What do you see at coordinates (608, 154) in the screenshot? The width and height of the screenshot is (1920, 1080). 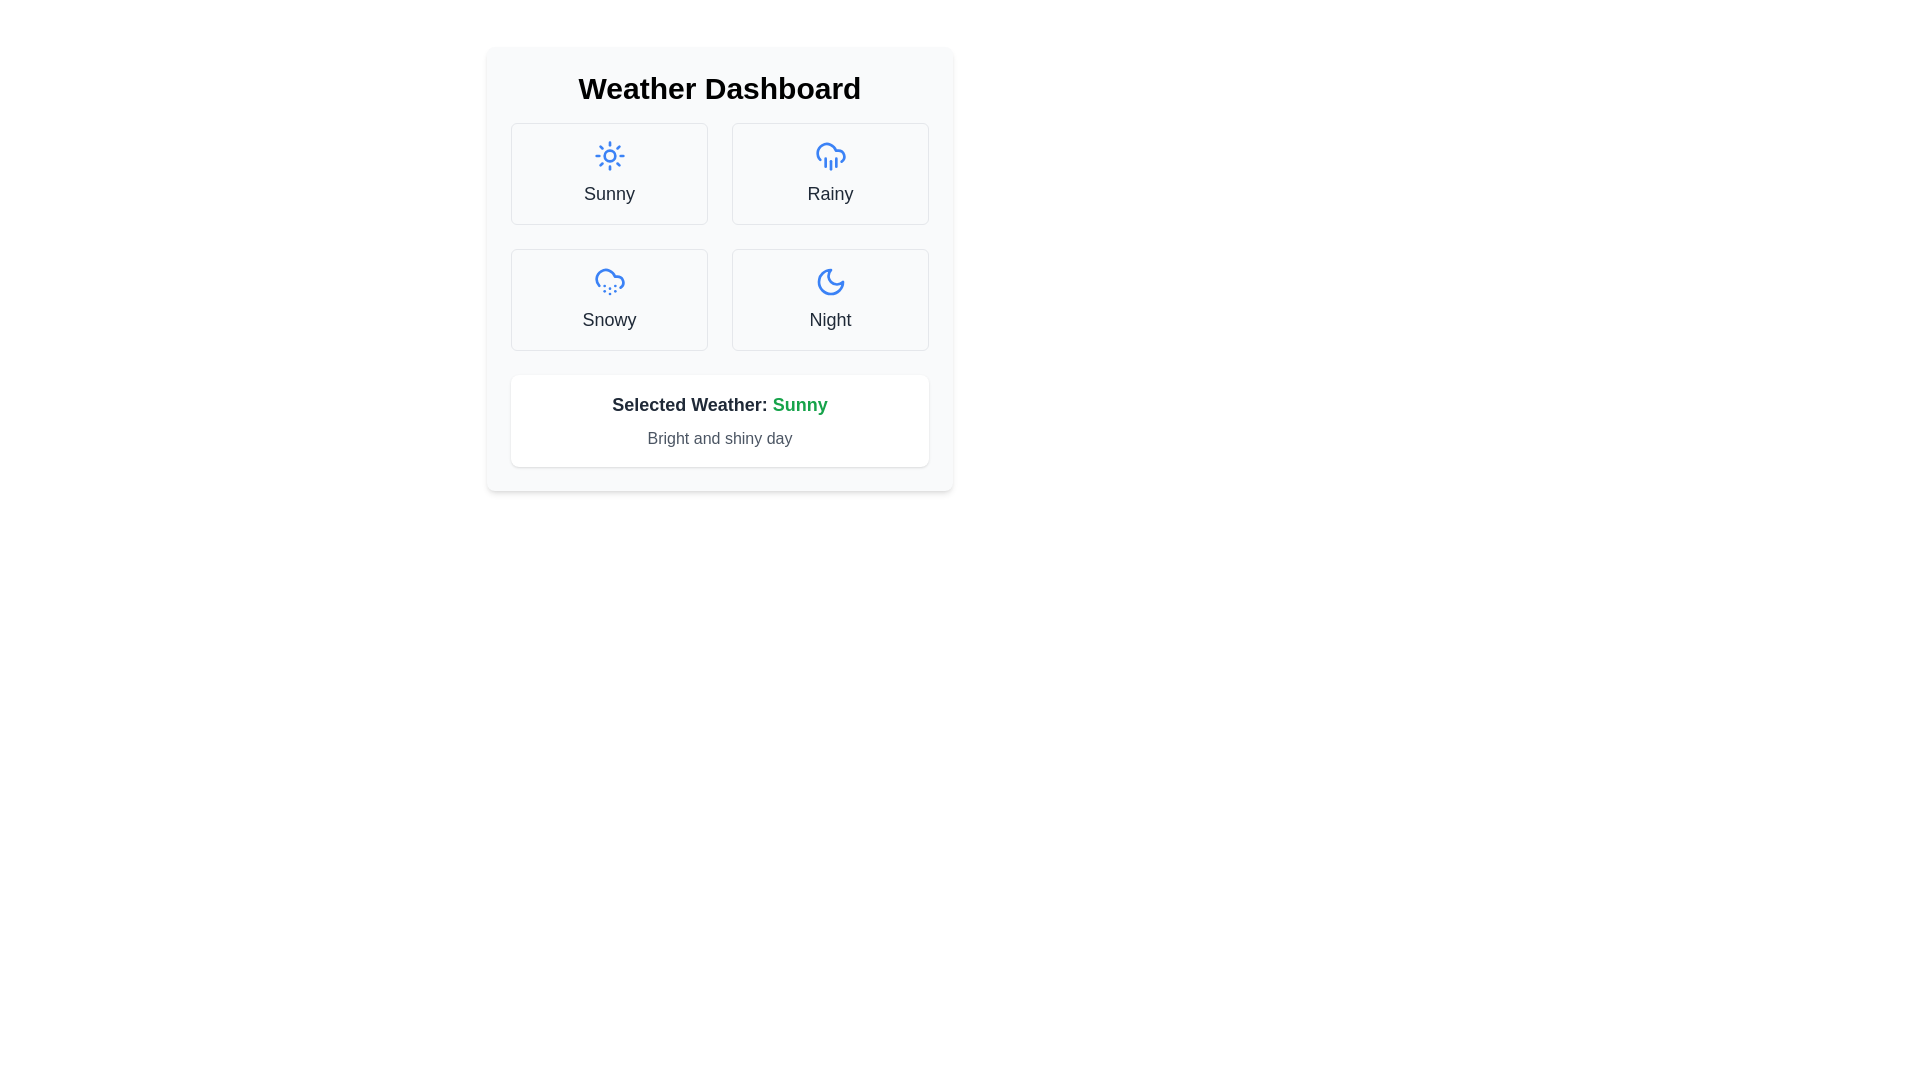 I see `the core circle of the sun icon in the top-left box labeled 'Sunny' on the weather interface` at bounding box center [608, 154].